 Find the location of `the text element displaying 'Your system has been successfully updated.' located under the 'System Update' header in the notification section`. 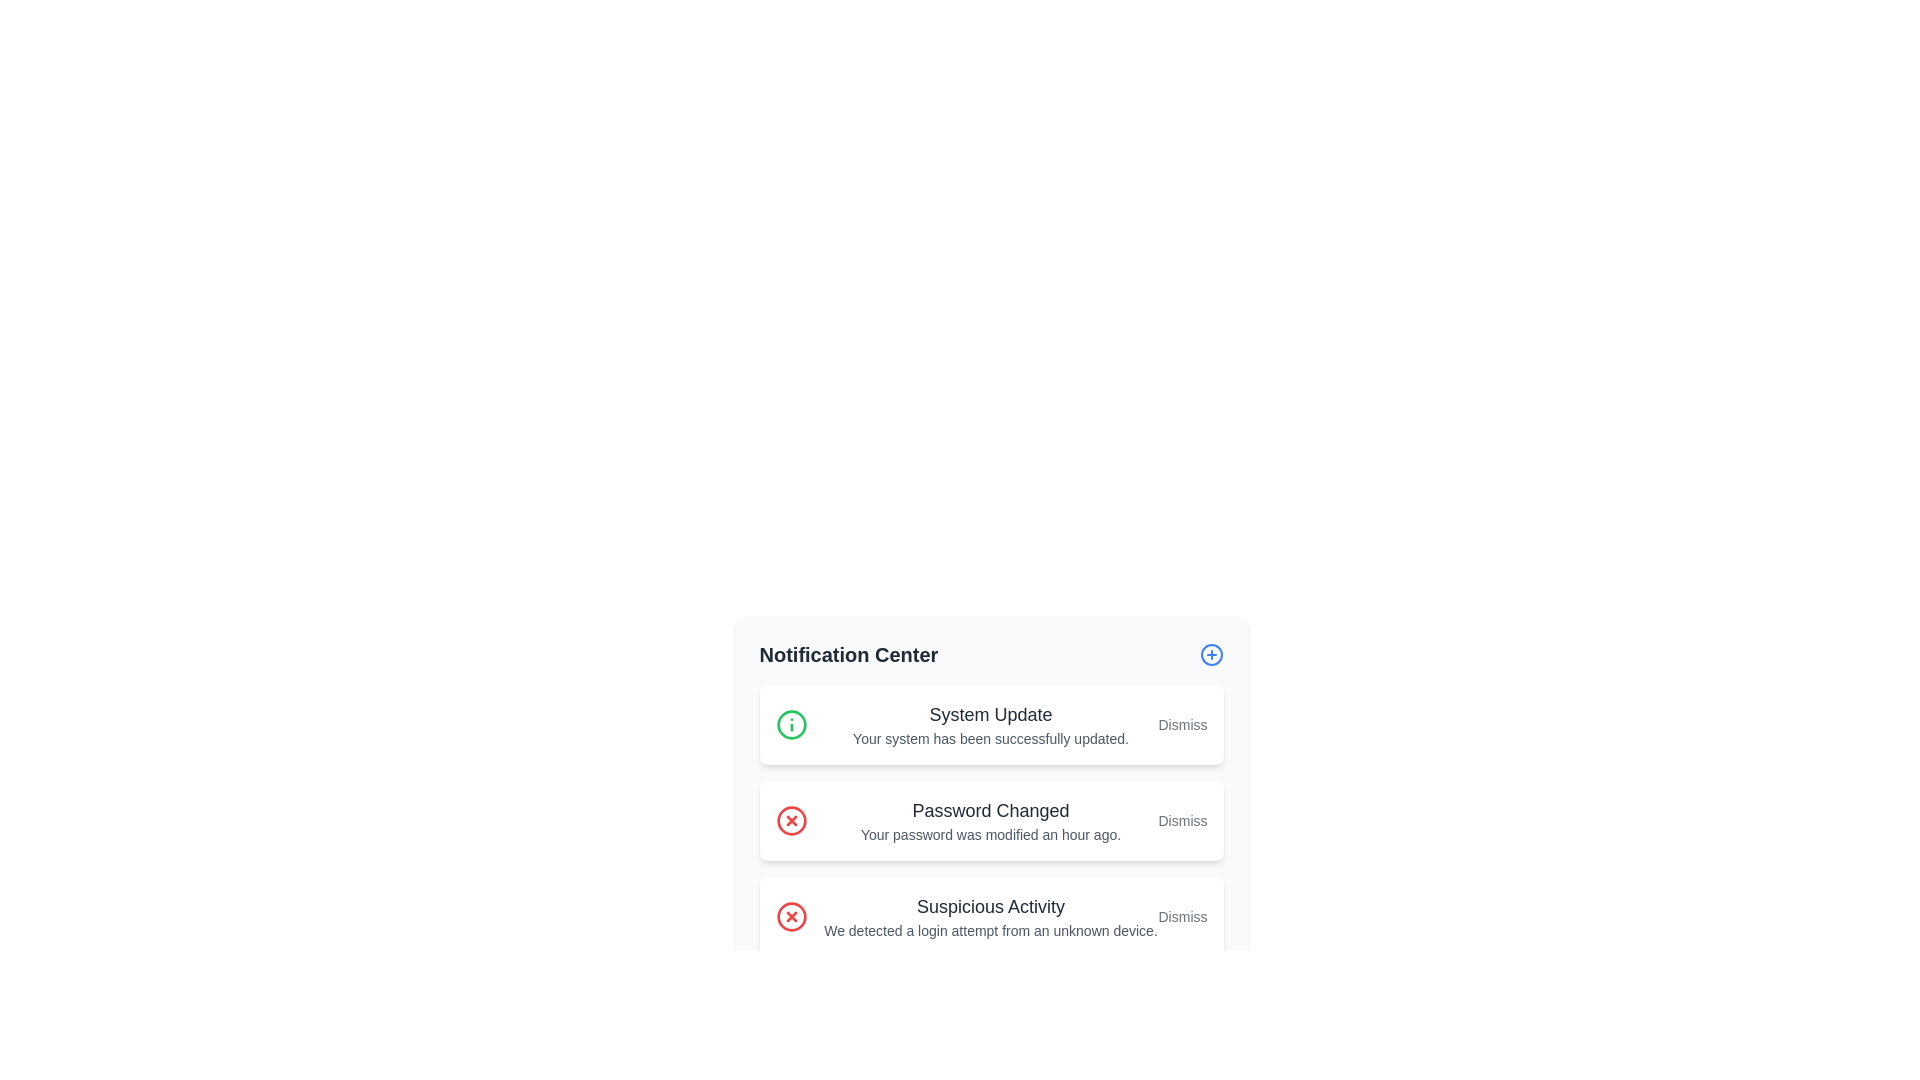

the text element displaying 'Your system has been successfully updated.' located under the 'System Update' header in the notification section is located at coordinates (990, 739).